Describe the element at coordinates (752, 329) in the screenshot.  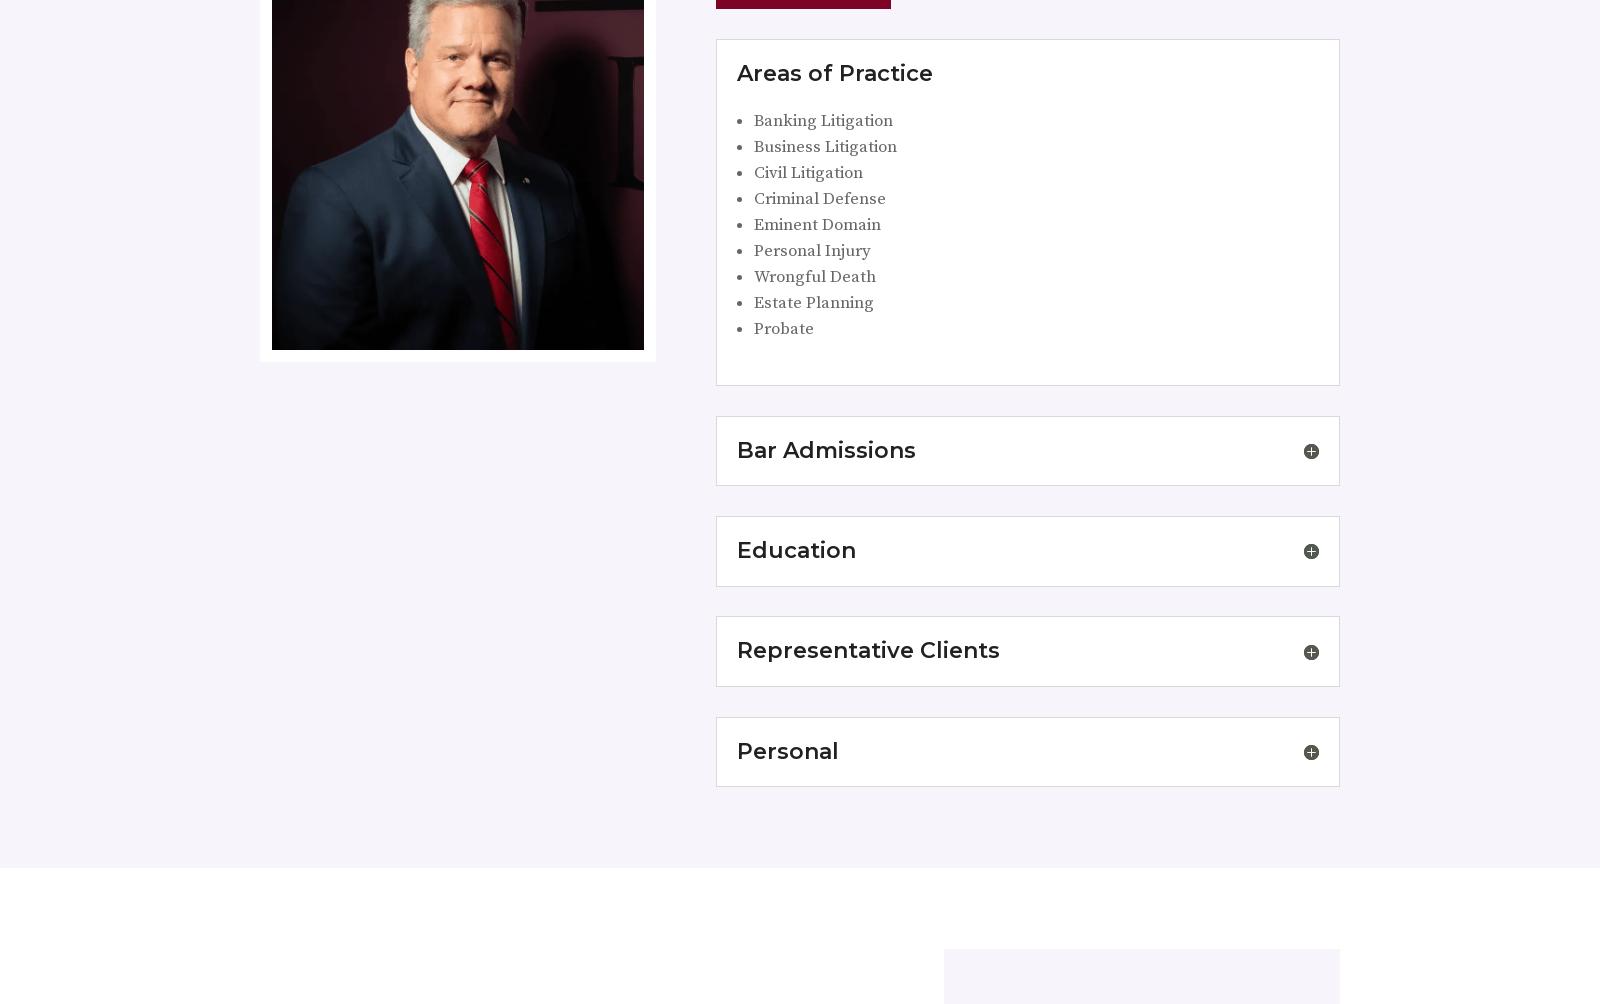
I see `'Probate'` at that location.